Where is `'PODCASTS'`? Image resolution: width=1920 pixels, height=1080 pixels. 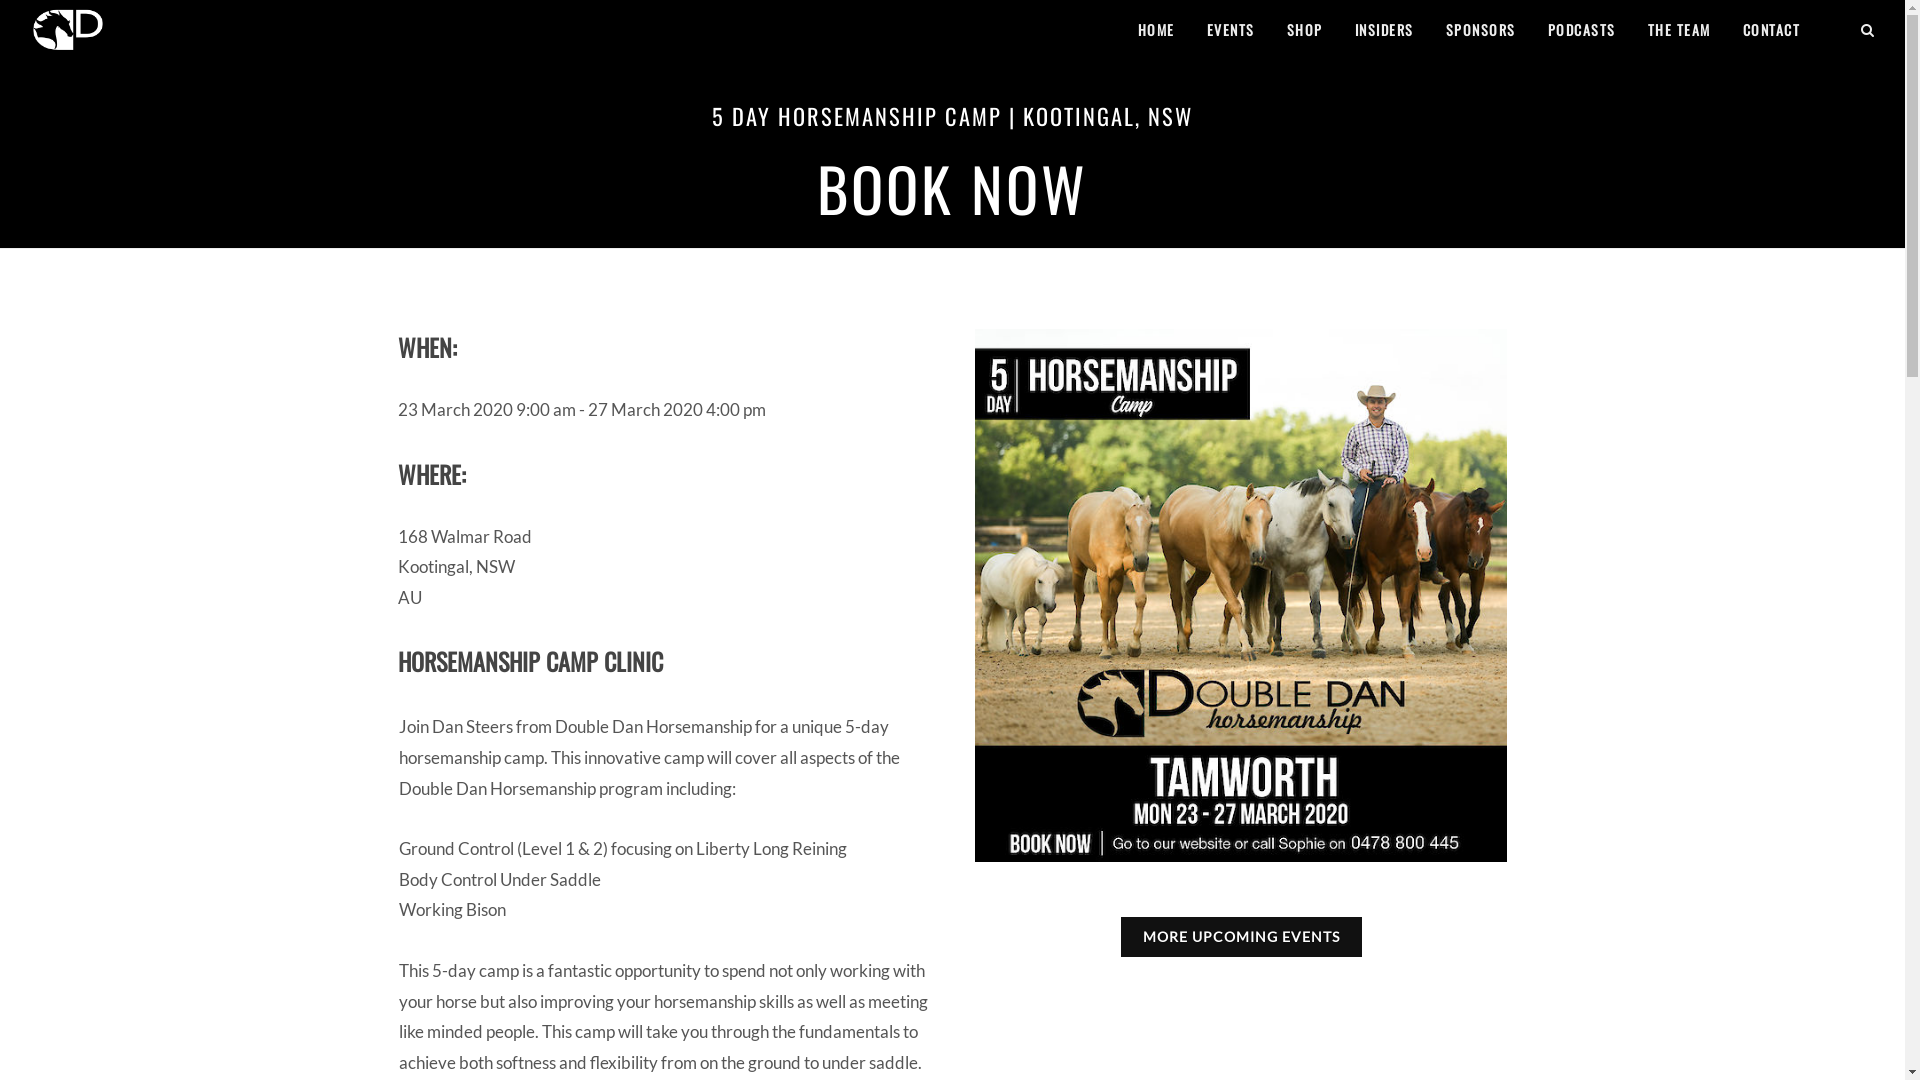
'PODCASTS' is located at coordinates (1579, 30).